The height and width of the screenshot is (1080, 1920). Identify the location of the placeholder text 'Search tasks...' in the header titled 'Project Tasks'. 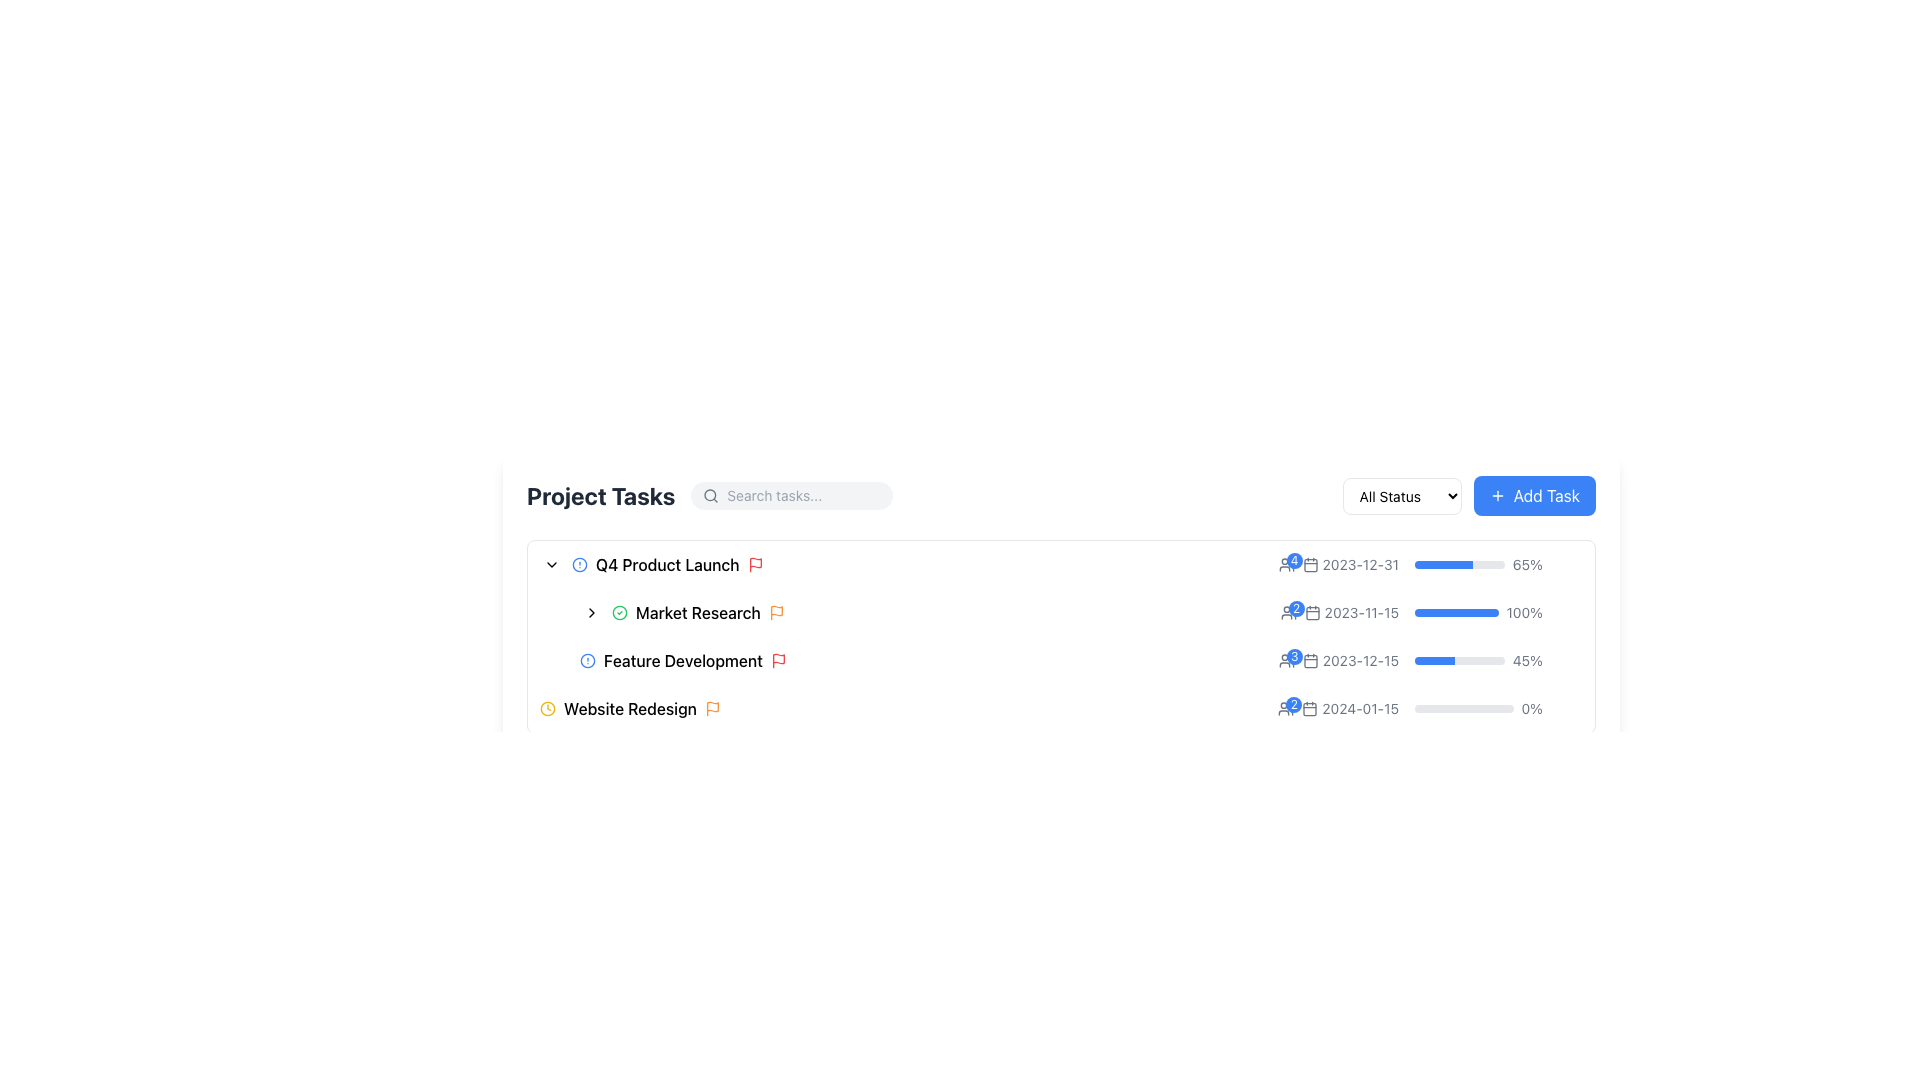
(710, 495).